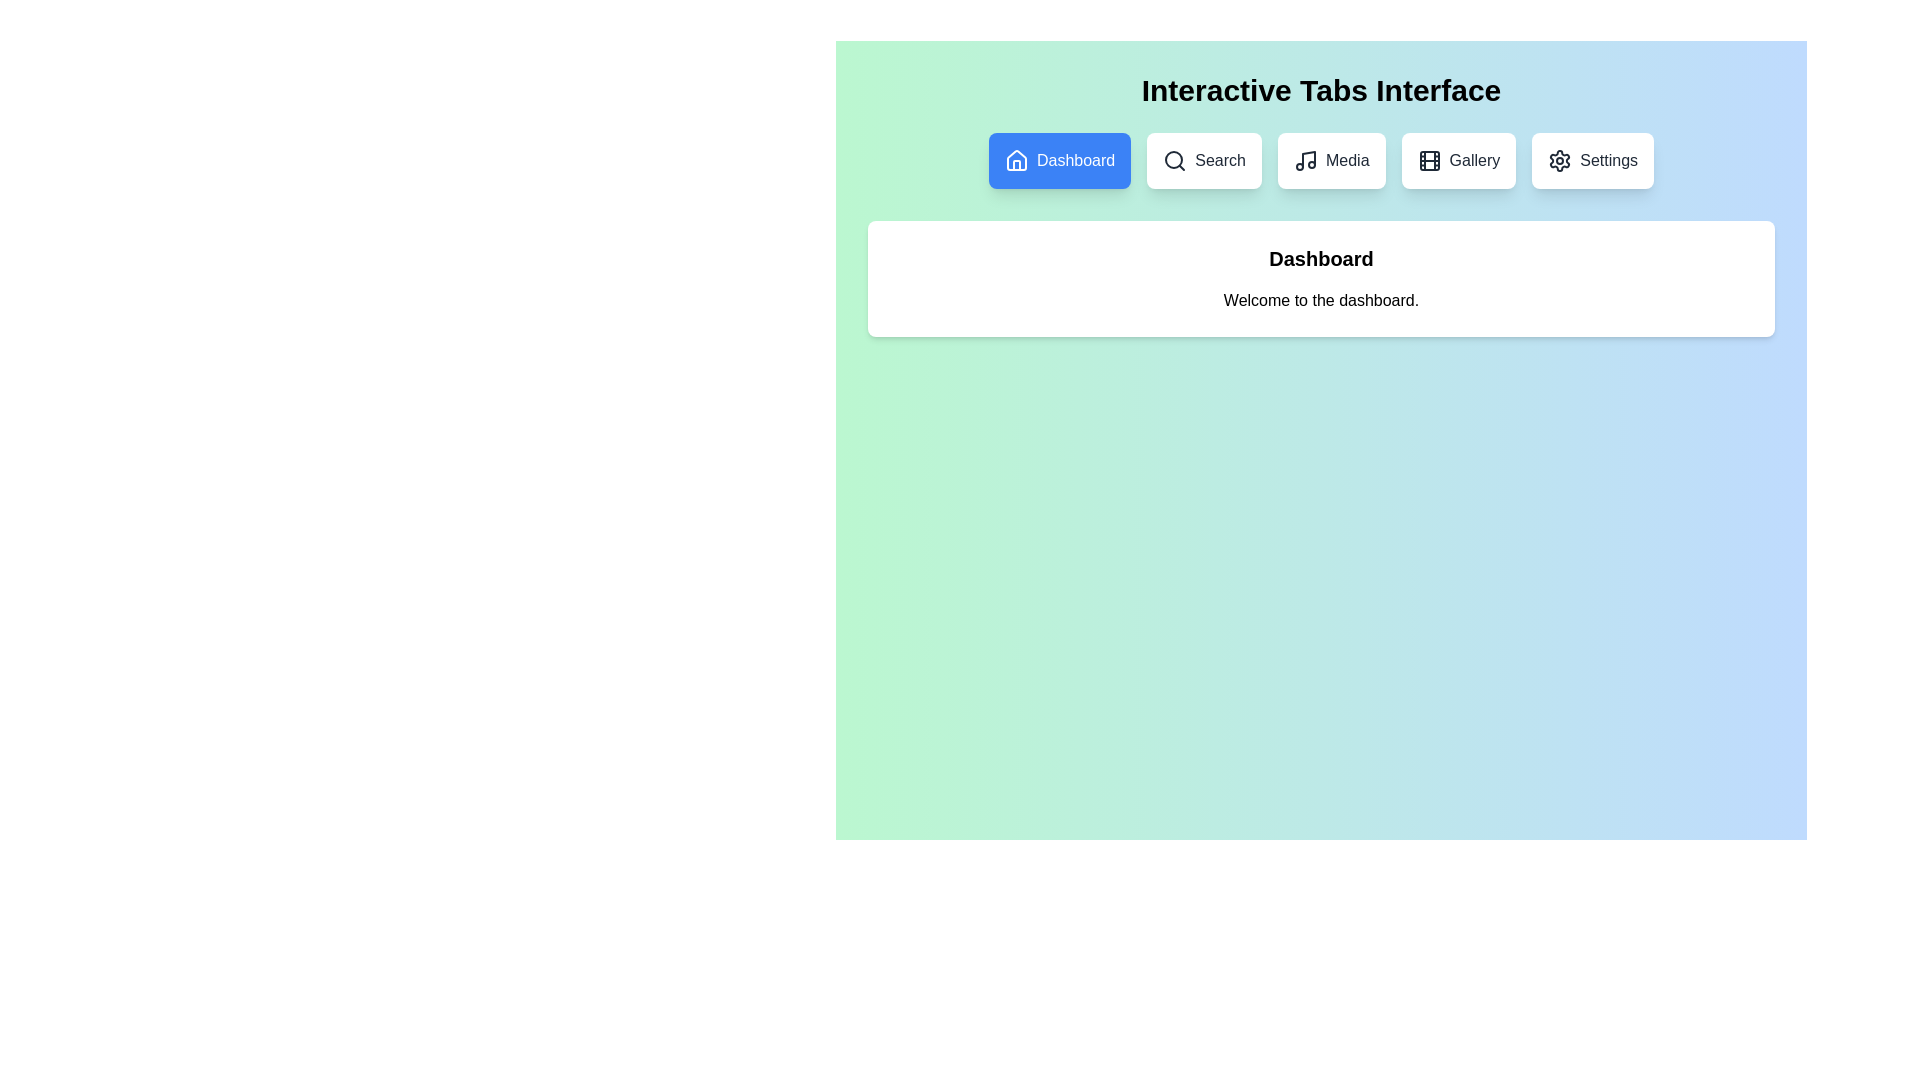 This screenshot has width=1920, height=1080. Describe the element at coordinates (1330, 160) in the screenshot. I see `the 'Media' button, which is the third button in a horizontal row with a white background and gray text` at that location.